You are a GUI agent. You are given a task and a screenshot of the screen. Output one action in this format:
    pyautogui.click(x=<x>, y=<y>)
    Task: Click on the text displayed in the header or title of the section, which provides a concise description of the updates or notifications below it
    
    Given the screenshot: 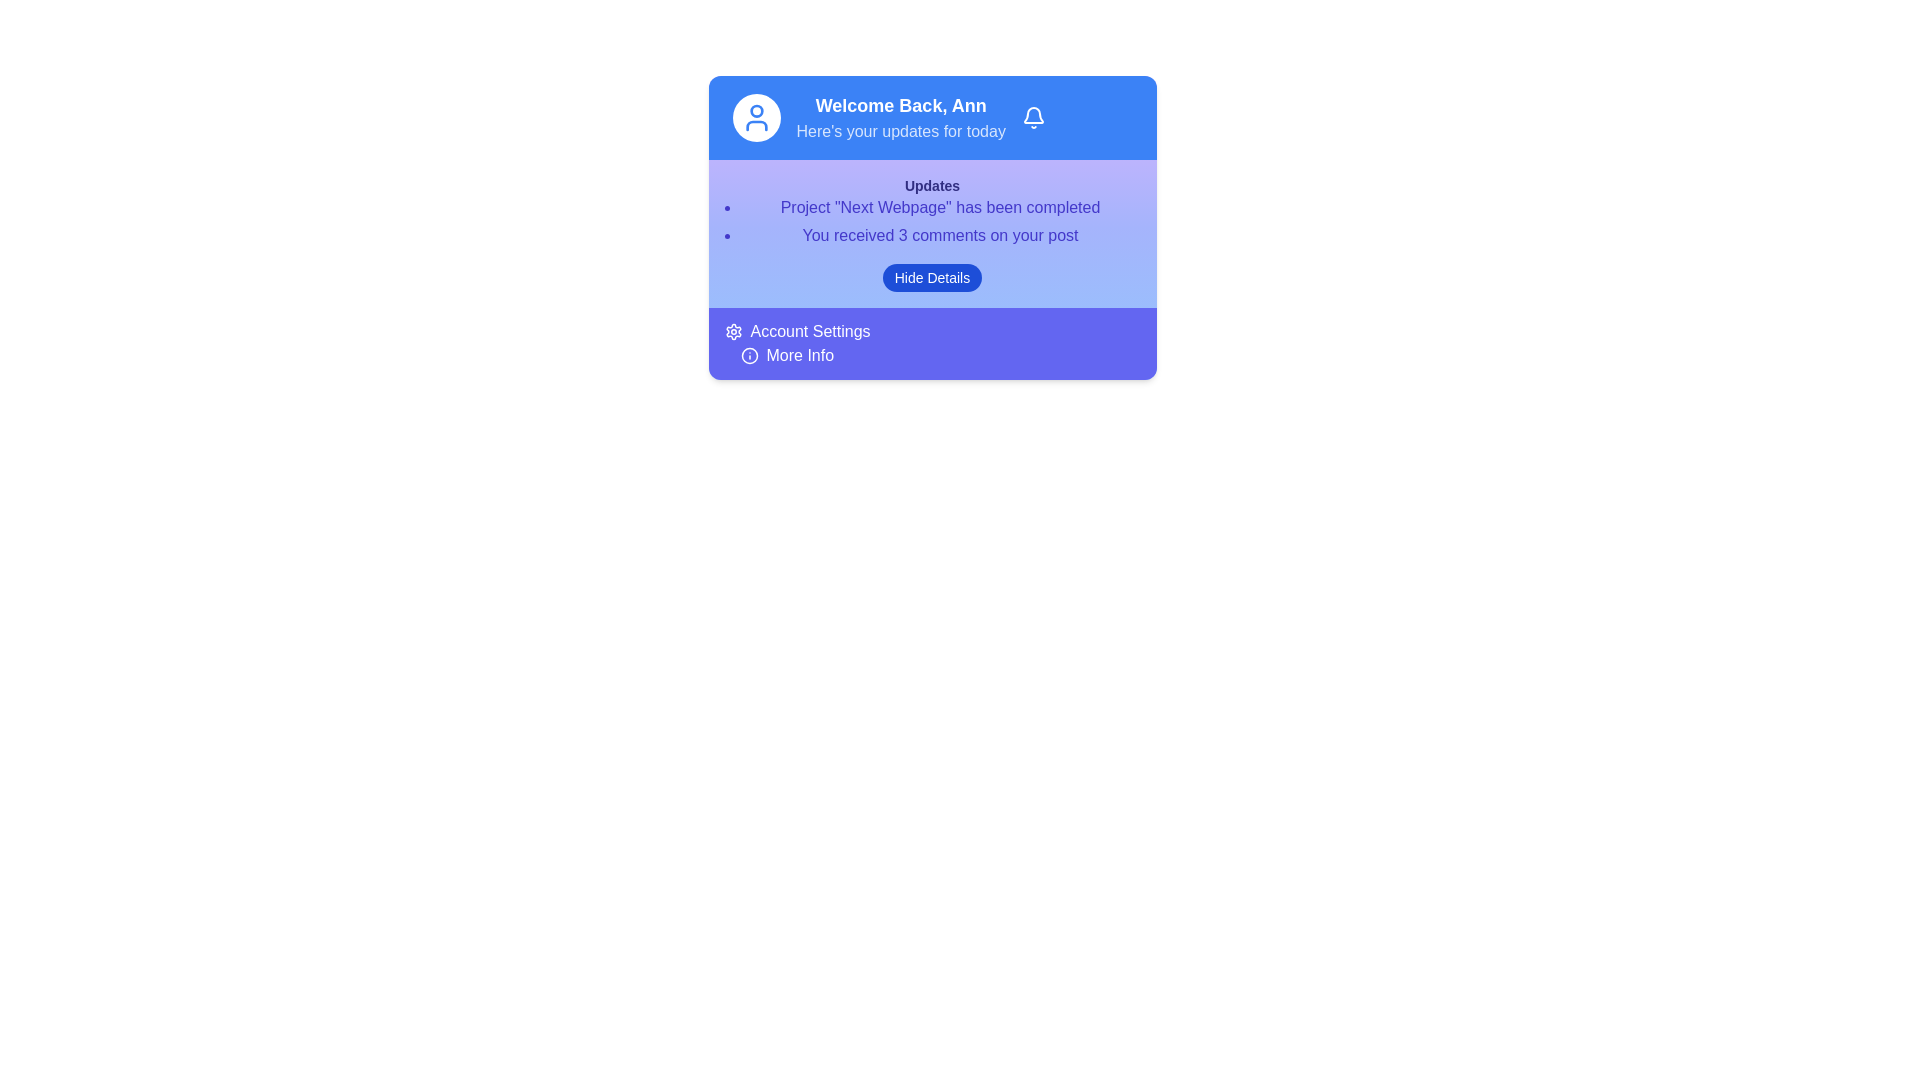 What is the action you would take?
    pyautogui.click(x=931, y=185)
    